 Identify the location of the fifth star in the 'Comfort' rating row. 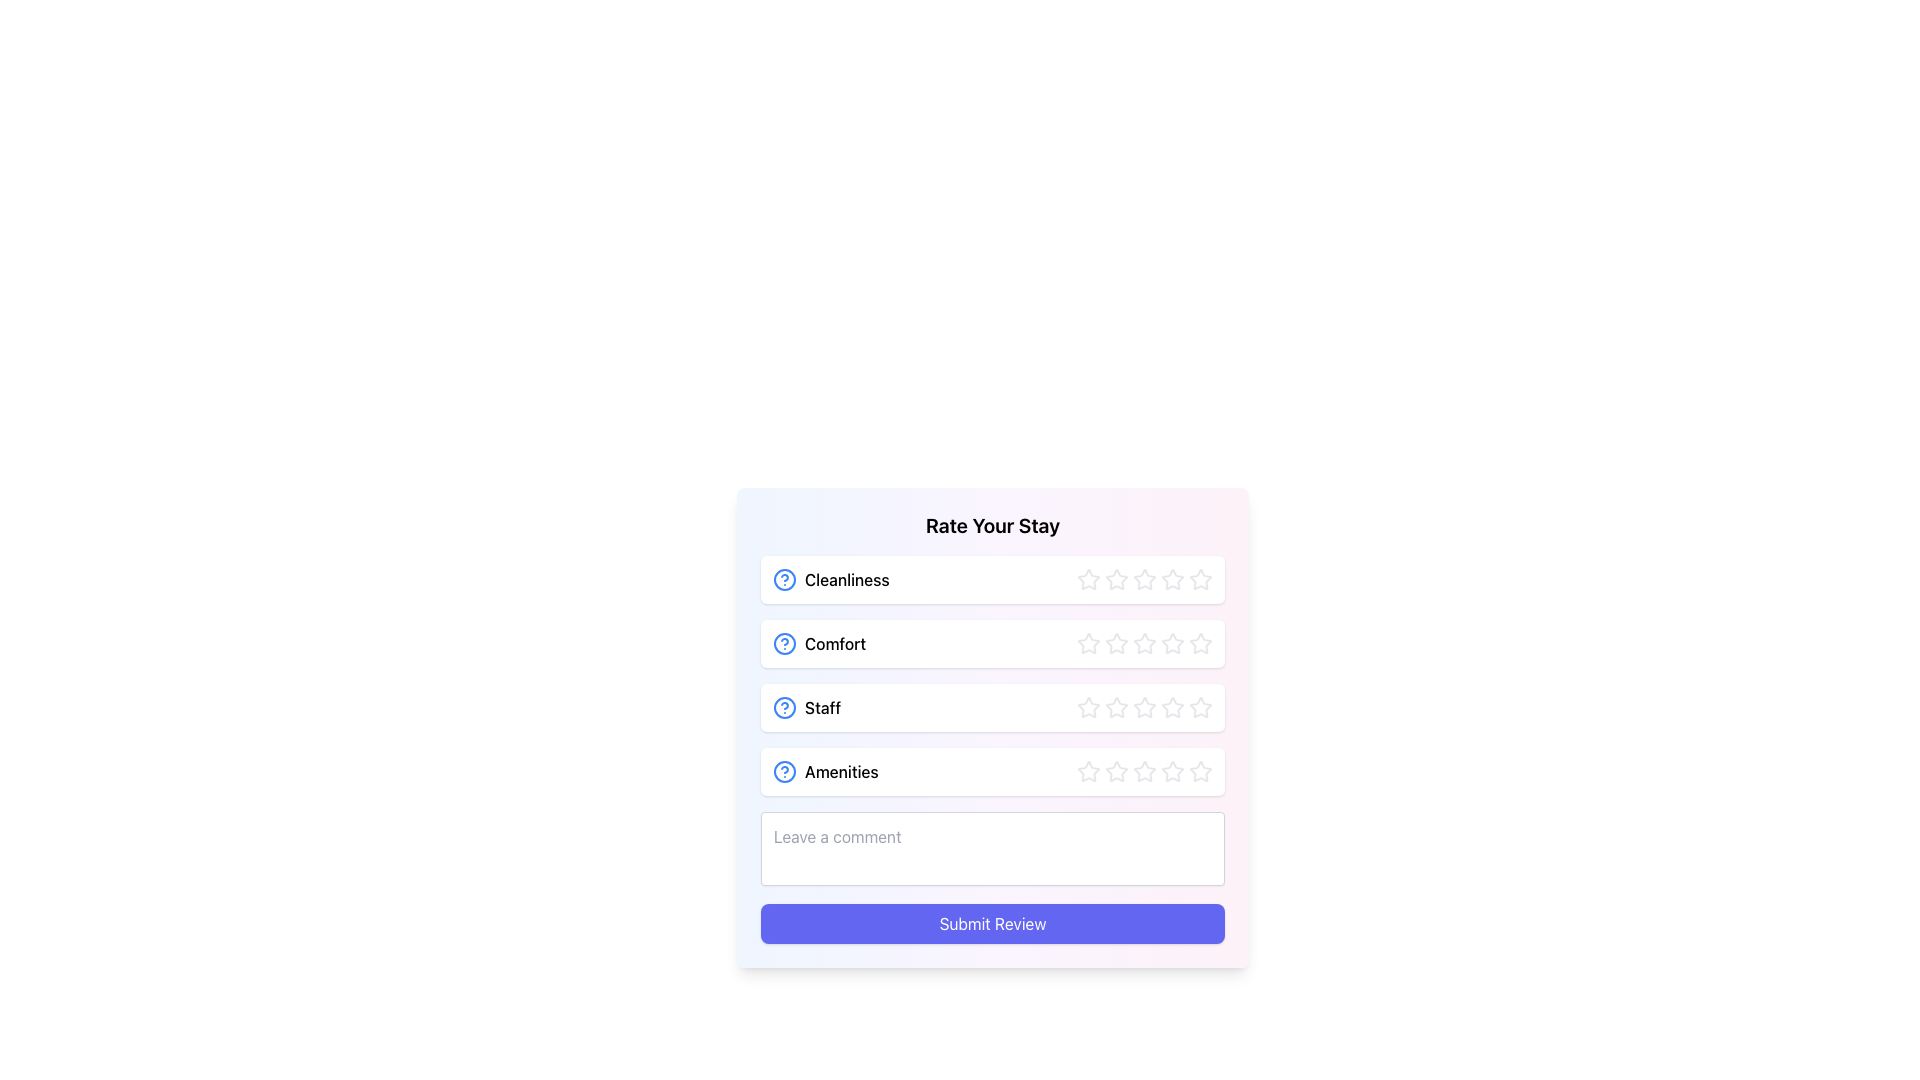
(1200, 644).